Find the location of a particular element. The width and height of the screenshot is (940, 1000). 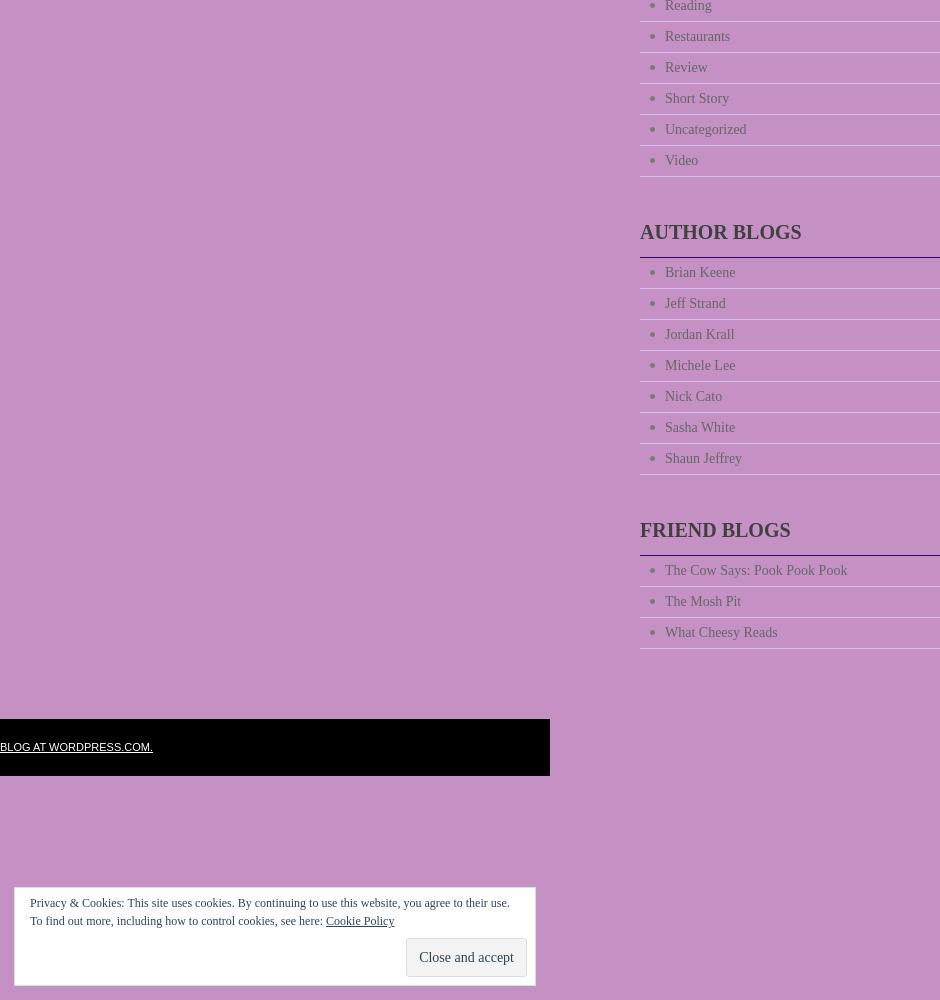

'Michele Lee' is located at coordinates (699, 364).